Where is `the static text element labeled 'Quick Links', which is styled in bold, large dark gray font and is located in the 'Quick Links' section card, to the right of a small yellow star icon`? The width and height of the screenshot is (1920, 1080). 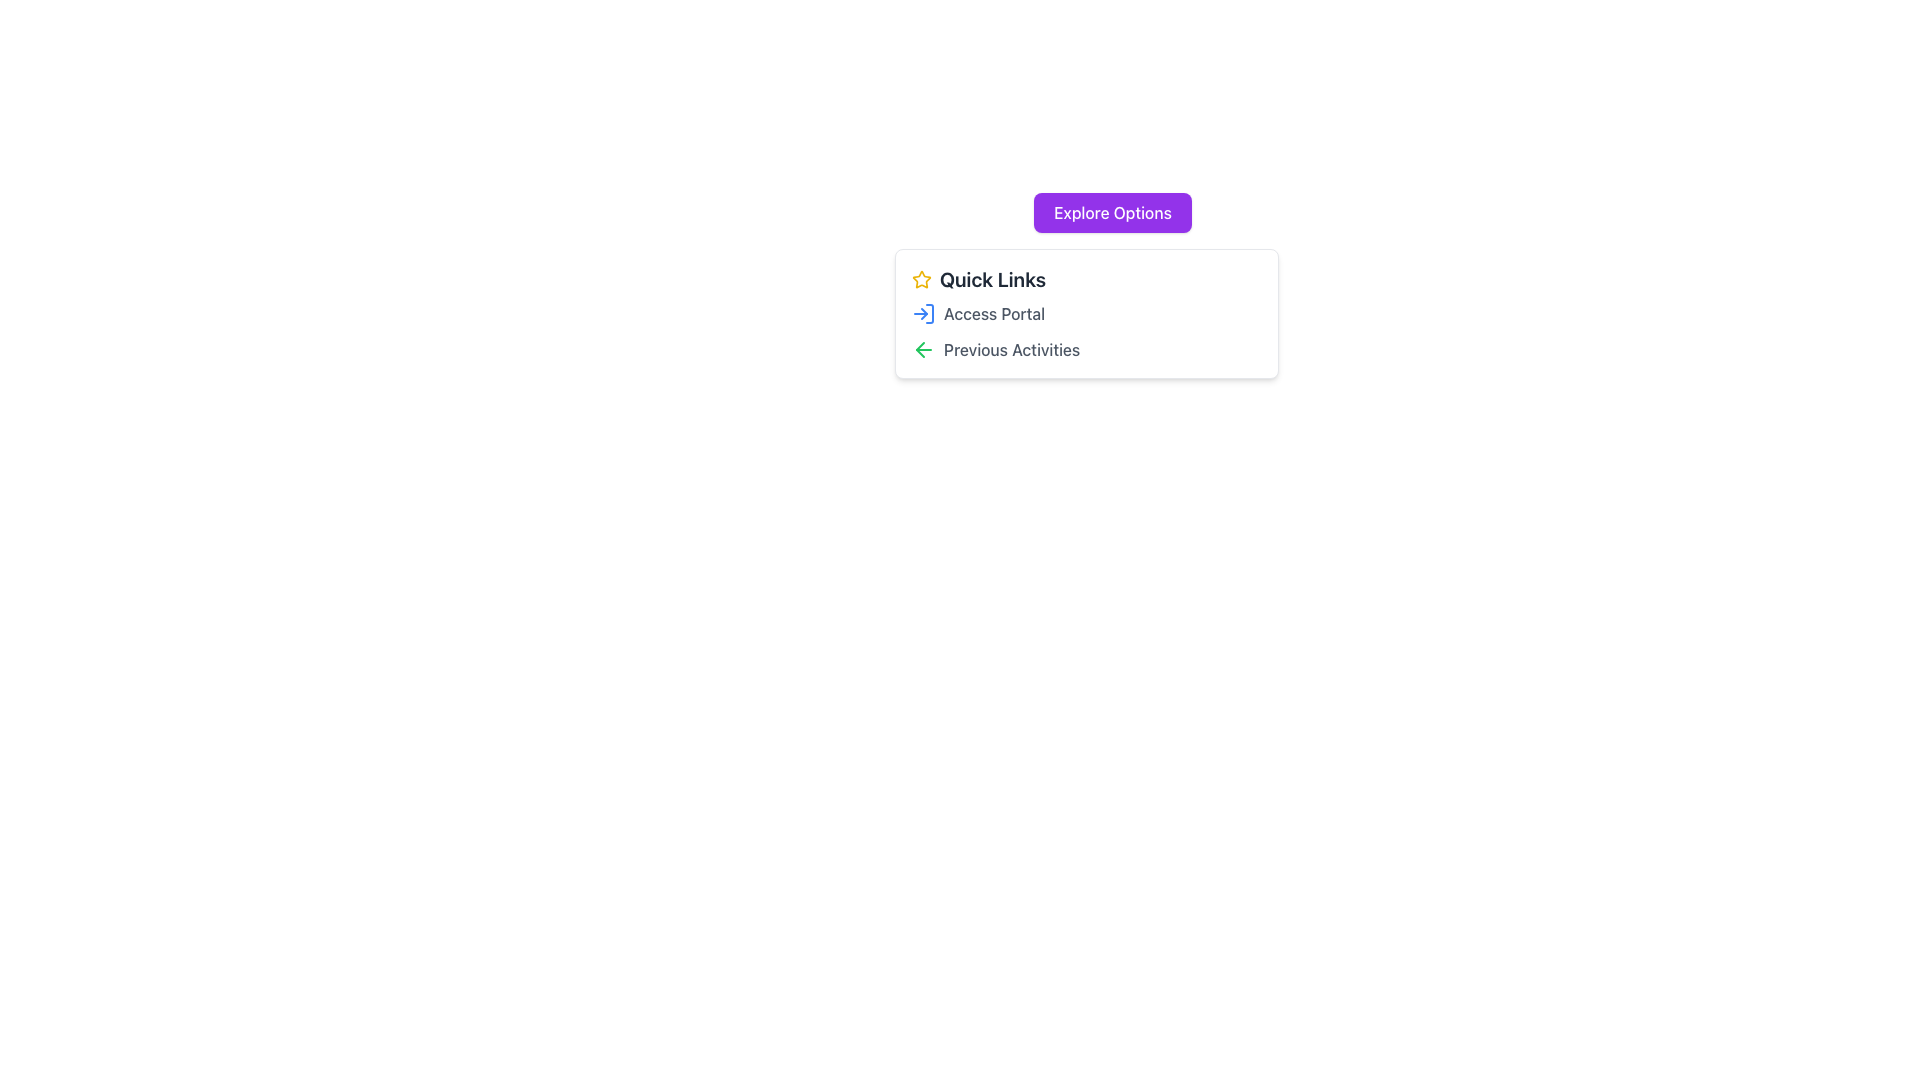 the static text element labeled 'Quick Links', which is styled in bold, large dark gray font and is located in the 'Quick Links' section card, to the right of a small yellow star icon is located at coordinates (993, 280).